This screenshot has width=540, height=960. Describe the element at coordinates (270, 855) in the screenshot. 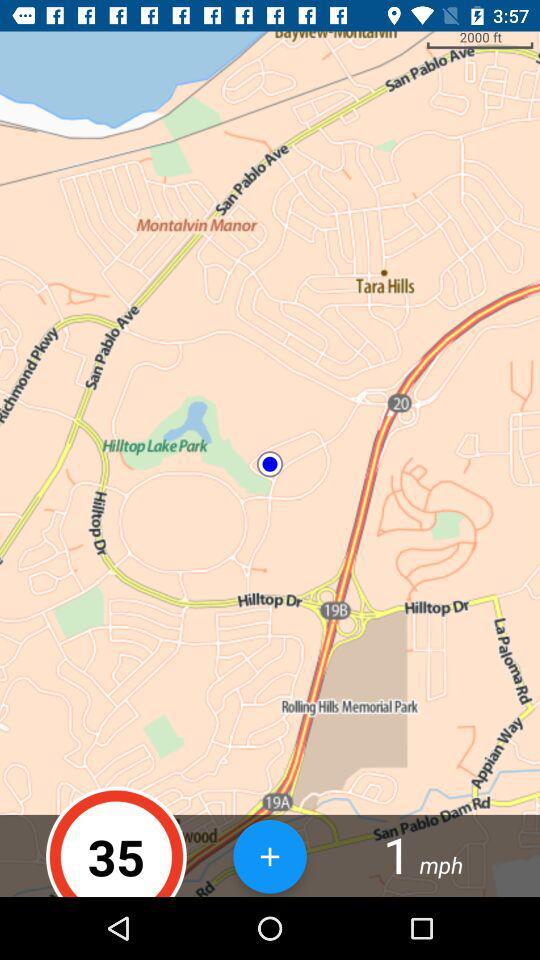

I see `new route` at that location.